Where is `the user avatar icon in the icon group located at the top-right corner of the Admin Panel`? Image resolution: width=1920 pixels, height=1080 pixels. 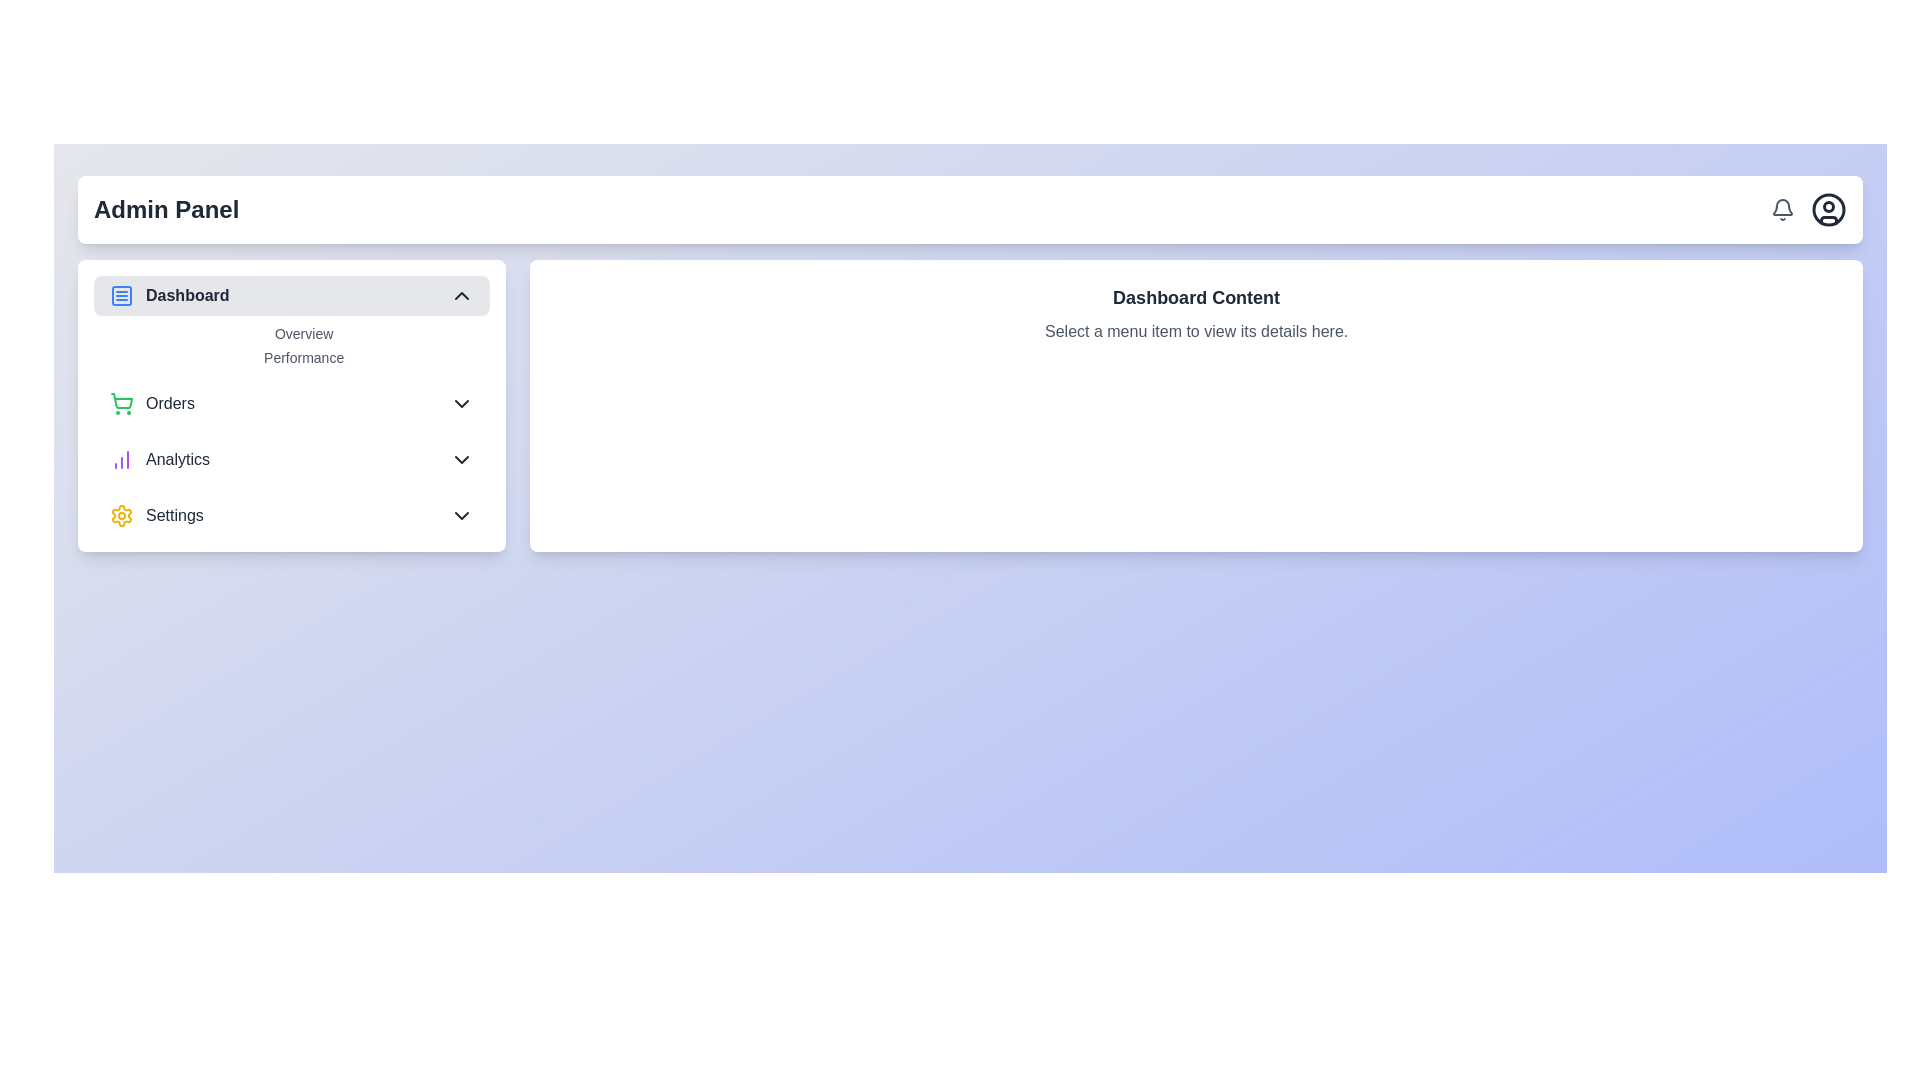
the user avatar icon in the icon group located at the top-right corner of the Admin Panel is located at coordinates (1809, 209).